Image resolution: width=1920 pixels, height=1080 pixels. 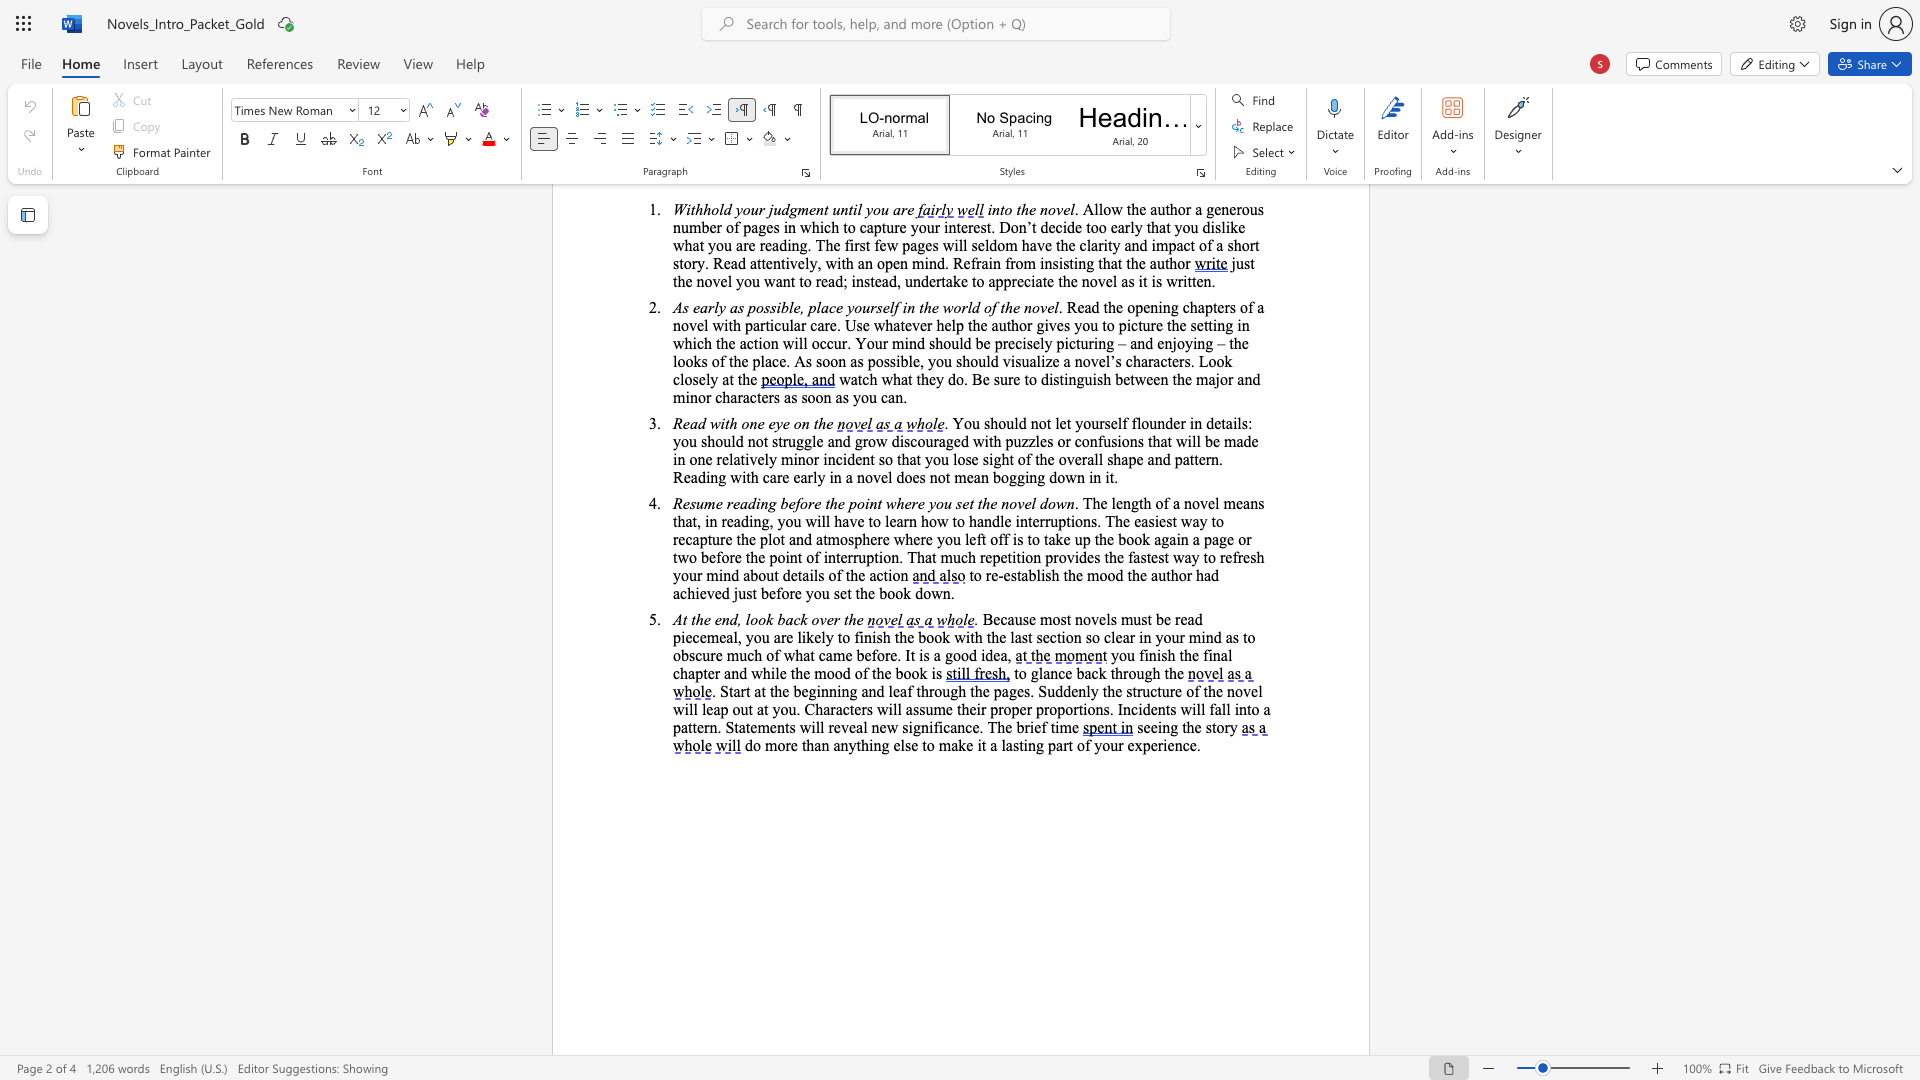 What do you see at coordinates (1027, 745) in the screenshot?
I see `the subset text "ng part of your exper" within the text "do more than anything else to make it a lasting part of your experience."` at bounding box center [1027, 745].